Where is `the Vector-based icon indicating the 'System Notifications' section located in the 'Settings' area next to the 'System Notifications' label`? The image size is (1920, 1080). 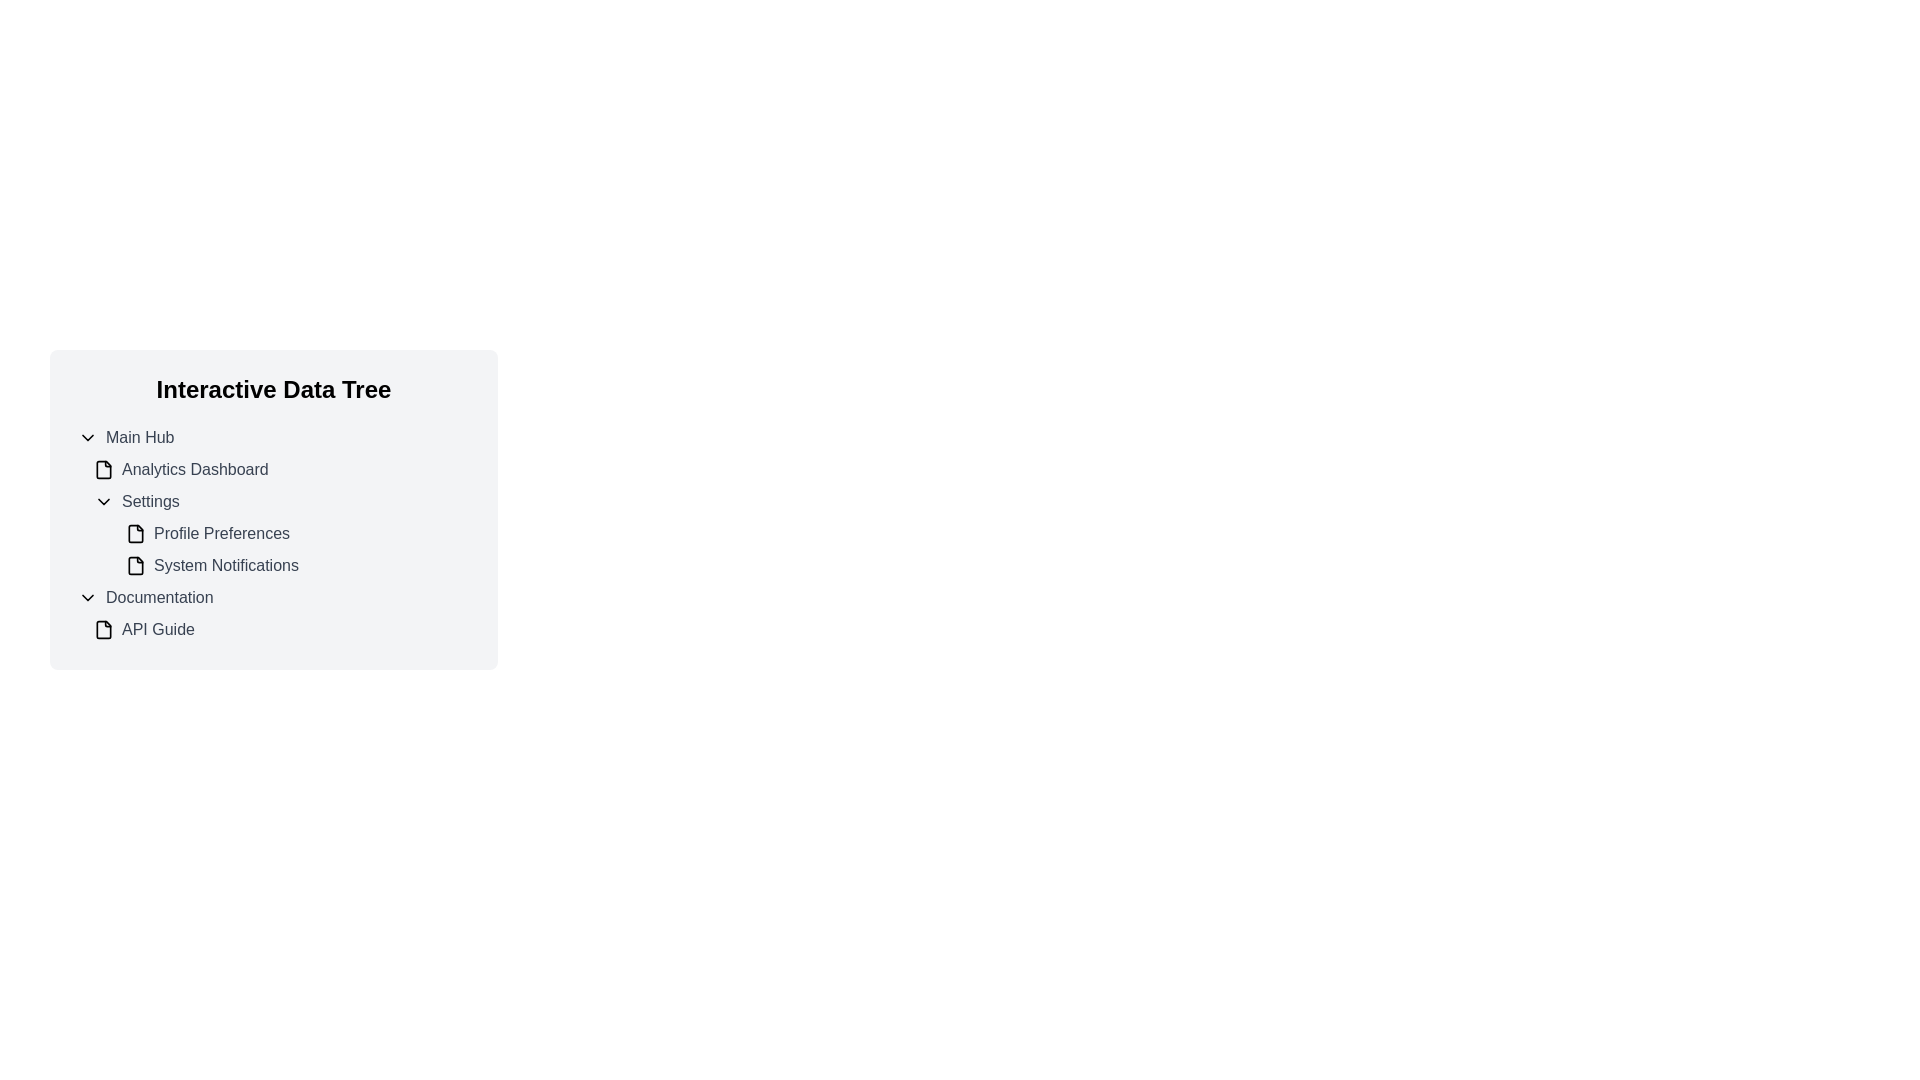 the Vector-based icon indicating the 'System Notifications' section located in the 'Settings' area next to the 'System Notifications' label is located at coordinates (134, 566).